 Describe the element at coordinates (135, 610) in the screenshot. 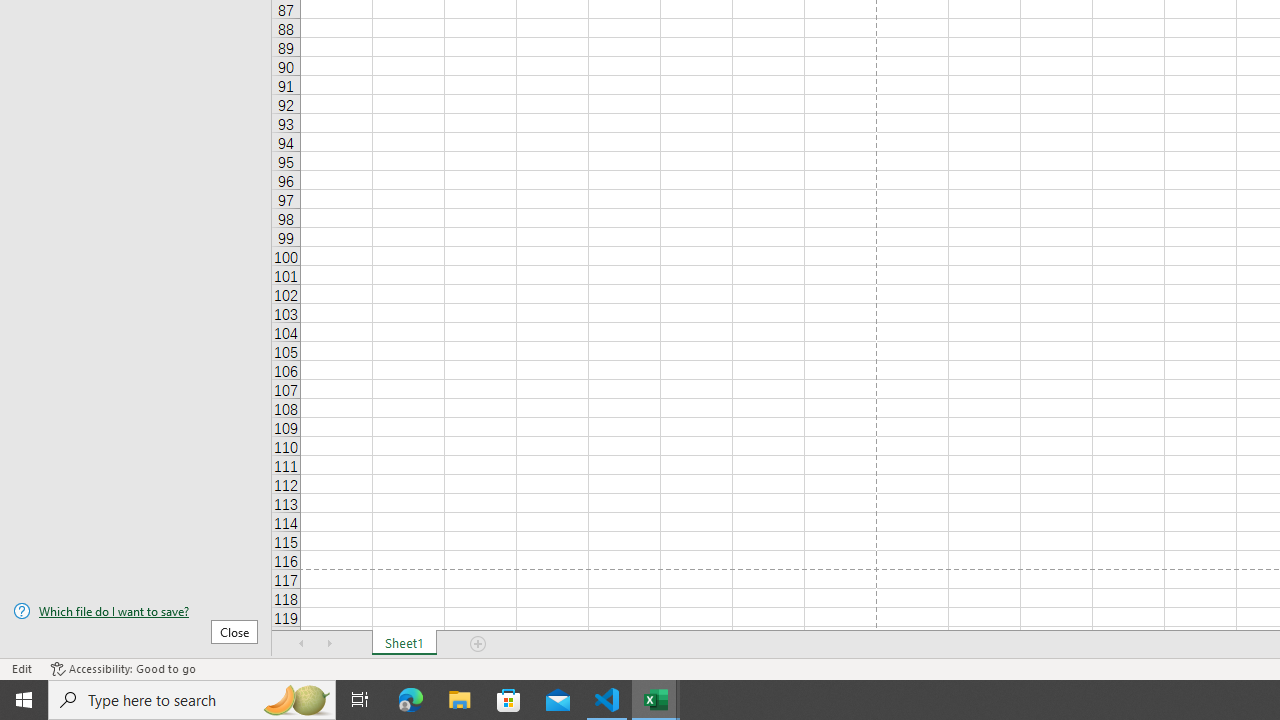

I see `'Which file do I want to save?'` at that location.